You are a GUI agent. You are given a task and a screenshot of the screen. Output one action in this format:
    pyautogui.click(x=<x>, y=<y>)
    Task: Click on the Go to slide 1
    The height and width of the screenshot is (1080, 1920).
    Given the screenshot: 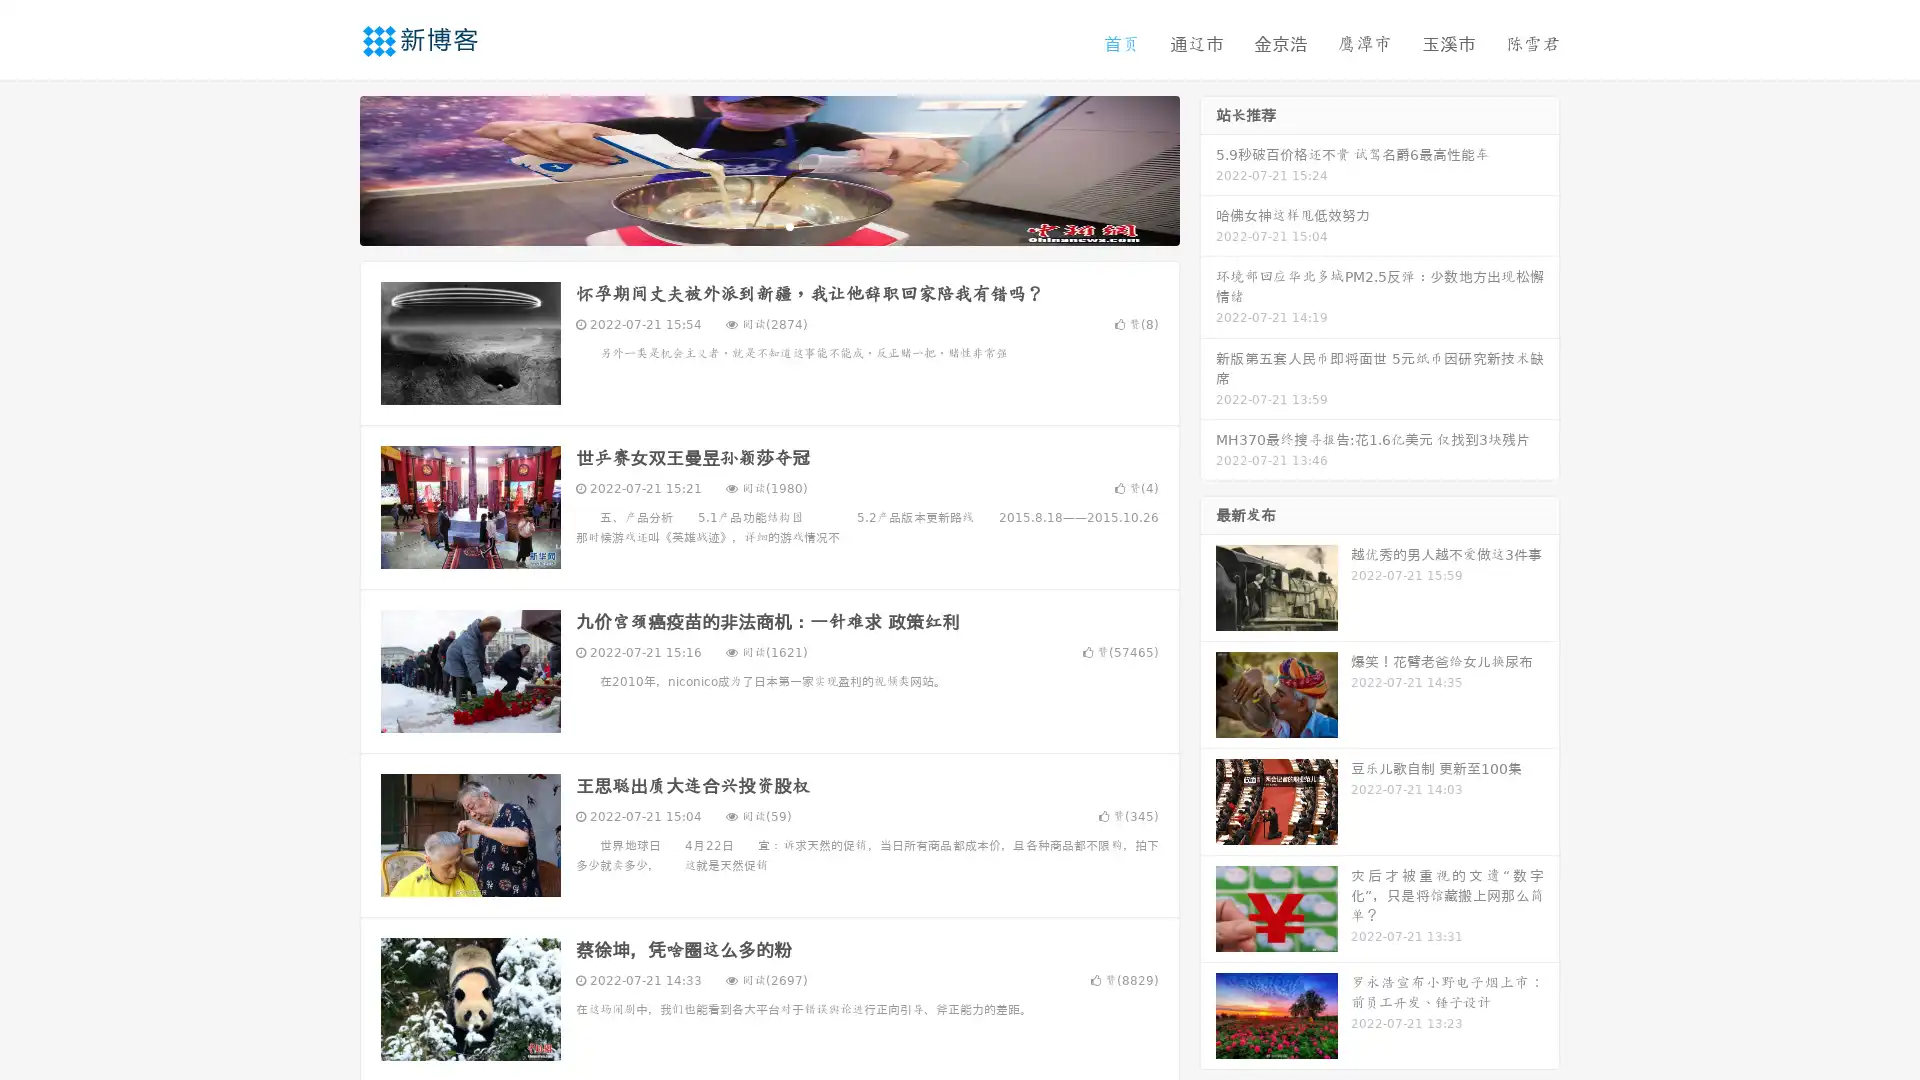 What is the action you would take?
    pyautogui.click(x=748, y=225)
    